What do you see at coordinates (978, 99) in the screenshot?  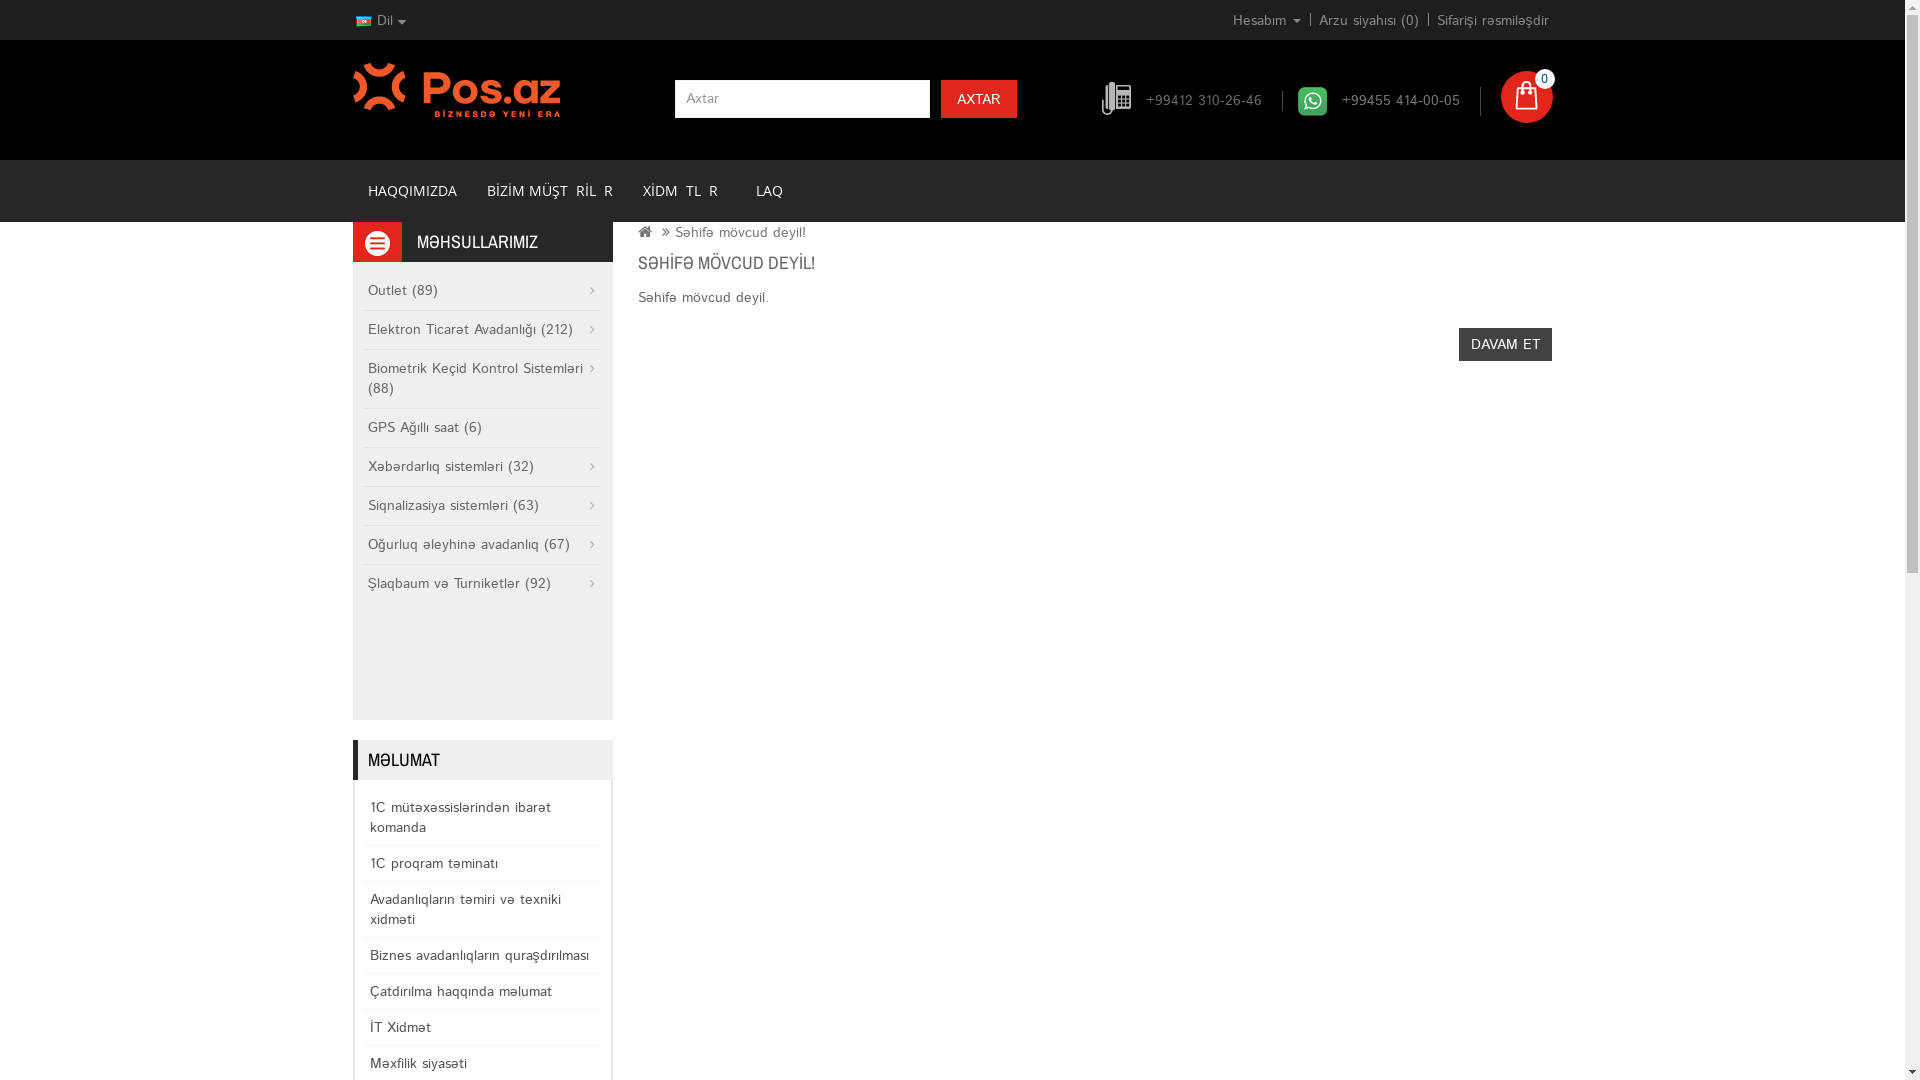 I see `'AXTAR'` at bounding box center [978, 99].